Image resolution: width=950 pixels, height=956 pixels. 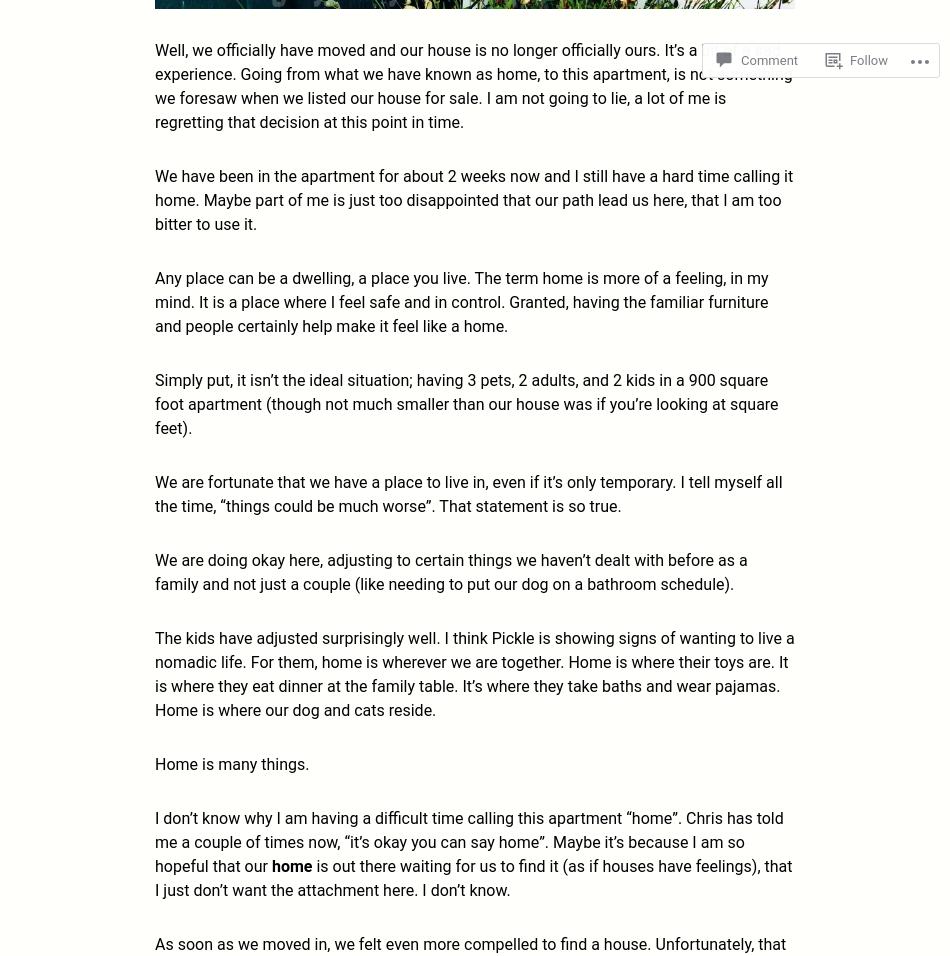 I want to click on 'We are fortunate that we have a place to live in, even if it’s only temporary. I tell myself all the time, “things could be much worse”. That statement is so true.', so click(x=467, y=492).